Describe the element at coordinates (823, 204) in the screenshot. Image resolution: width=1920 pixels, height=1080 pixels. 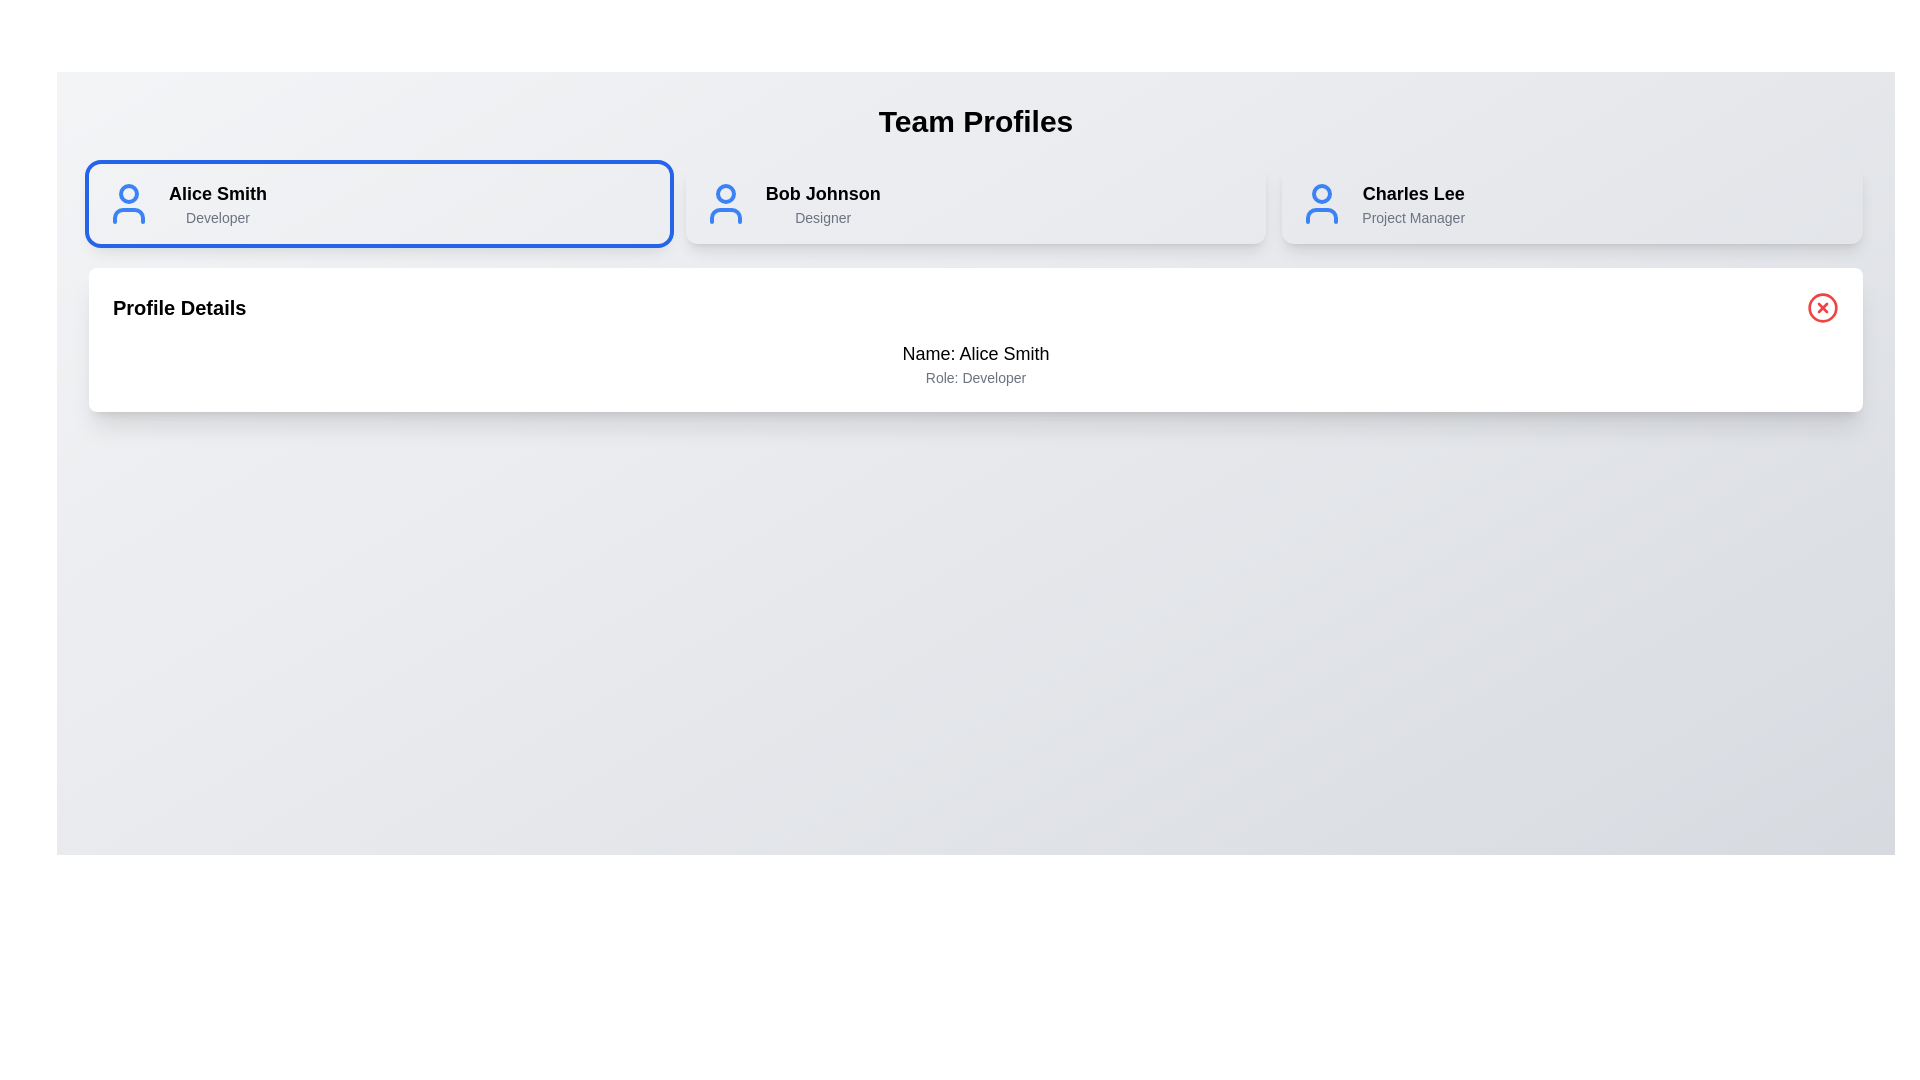
I see `the text display component showing 'Bob Johnson' as part of the second profile card in the Team Profiles section` at that location.